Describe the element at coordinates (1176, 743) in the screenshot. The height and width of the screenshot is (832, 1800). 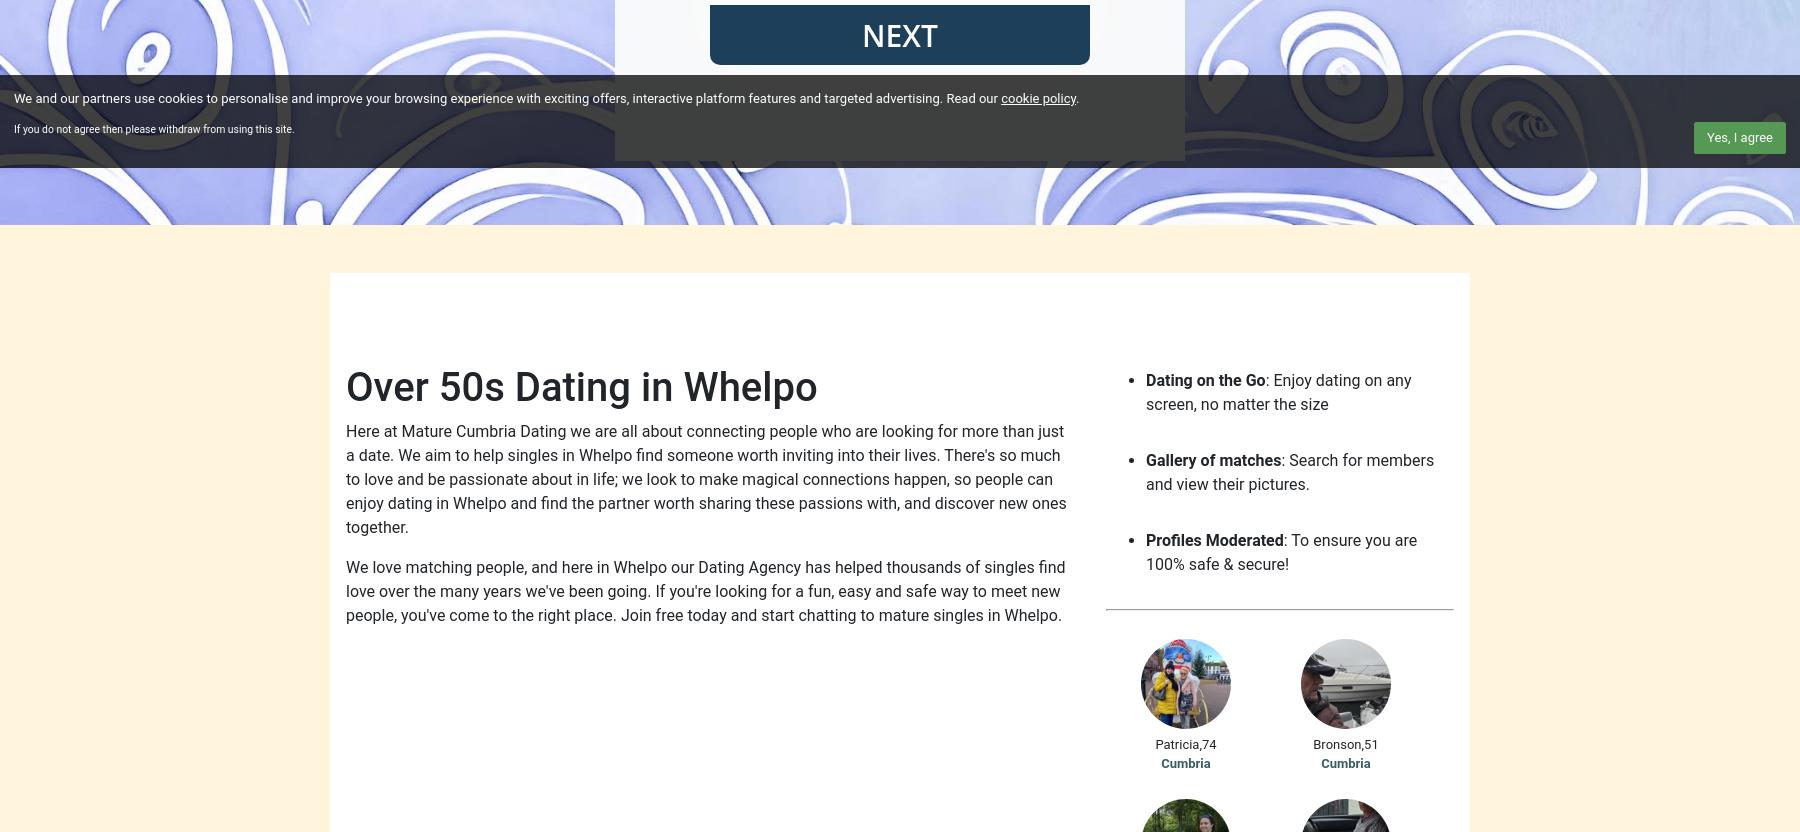
I see `'Patricia'` at that location.